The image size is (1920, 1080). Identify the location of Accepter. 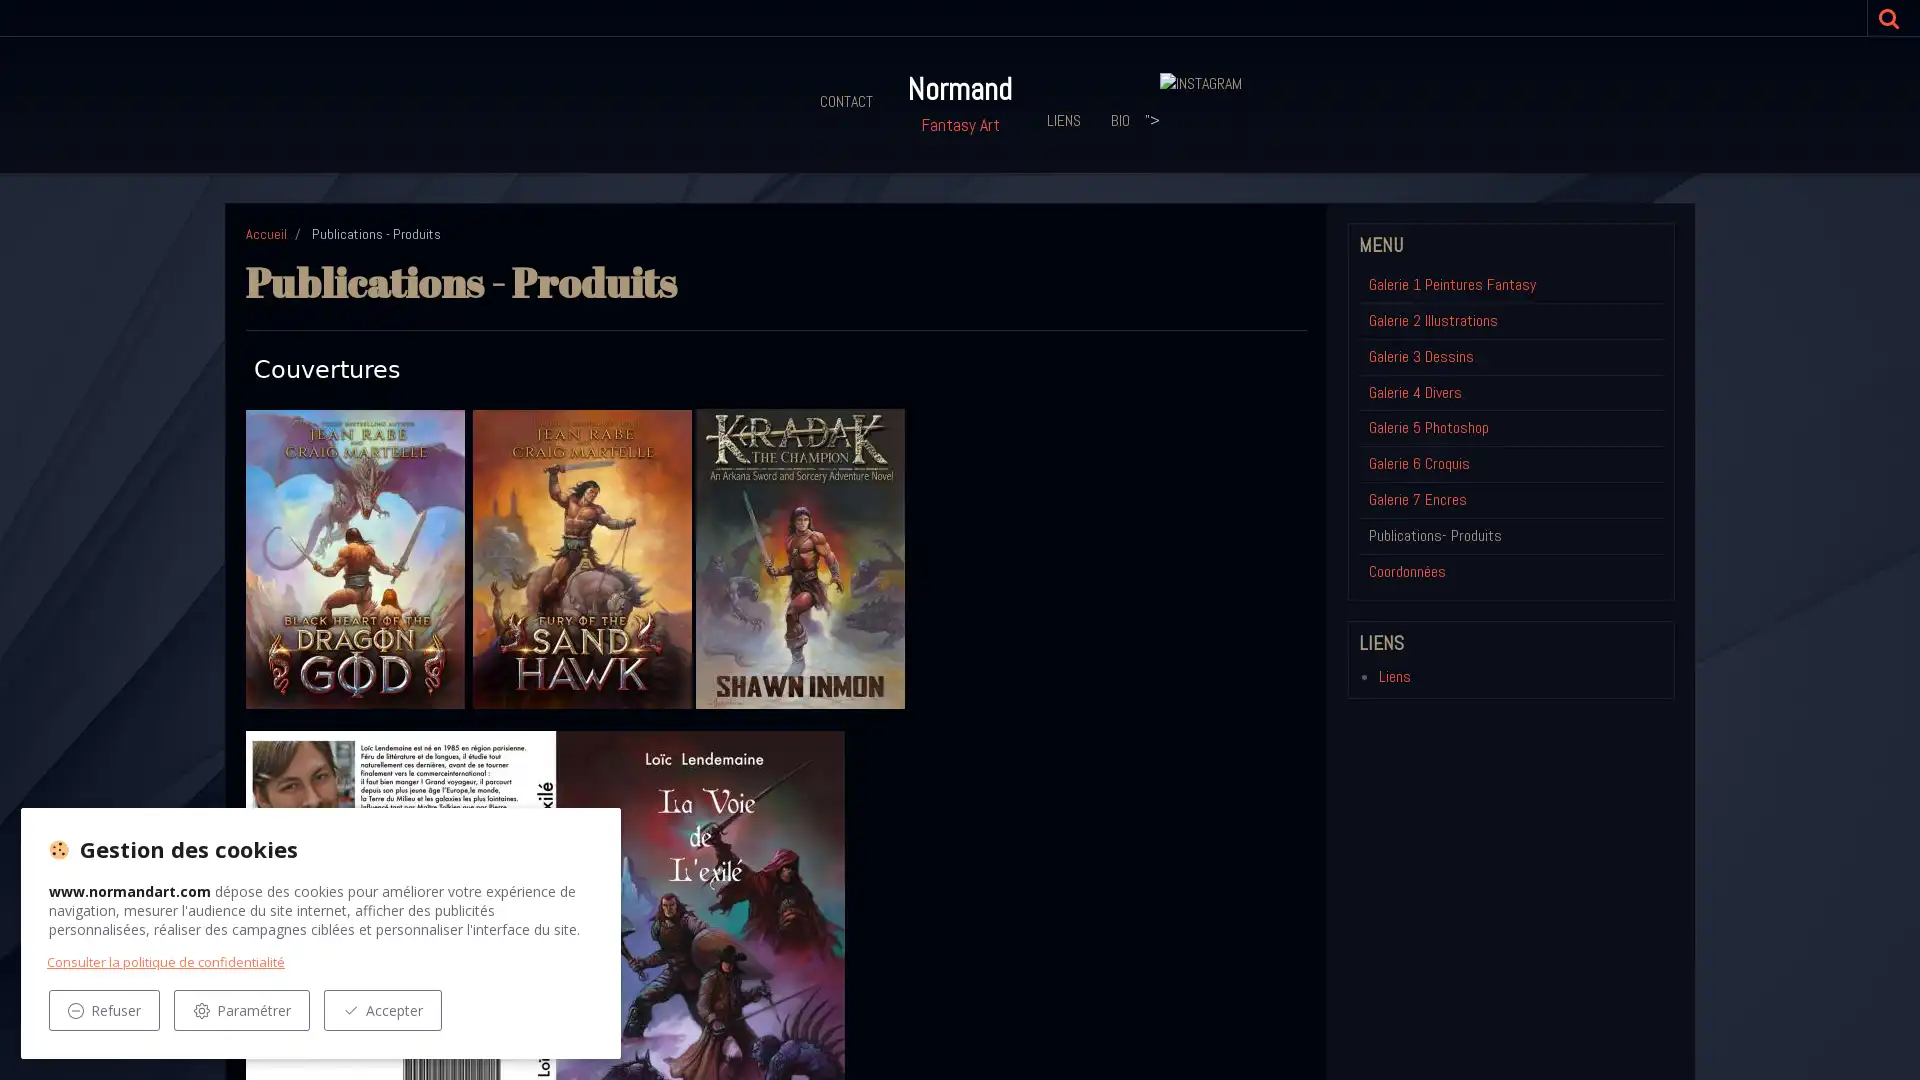
(382, 1010).